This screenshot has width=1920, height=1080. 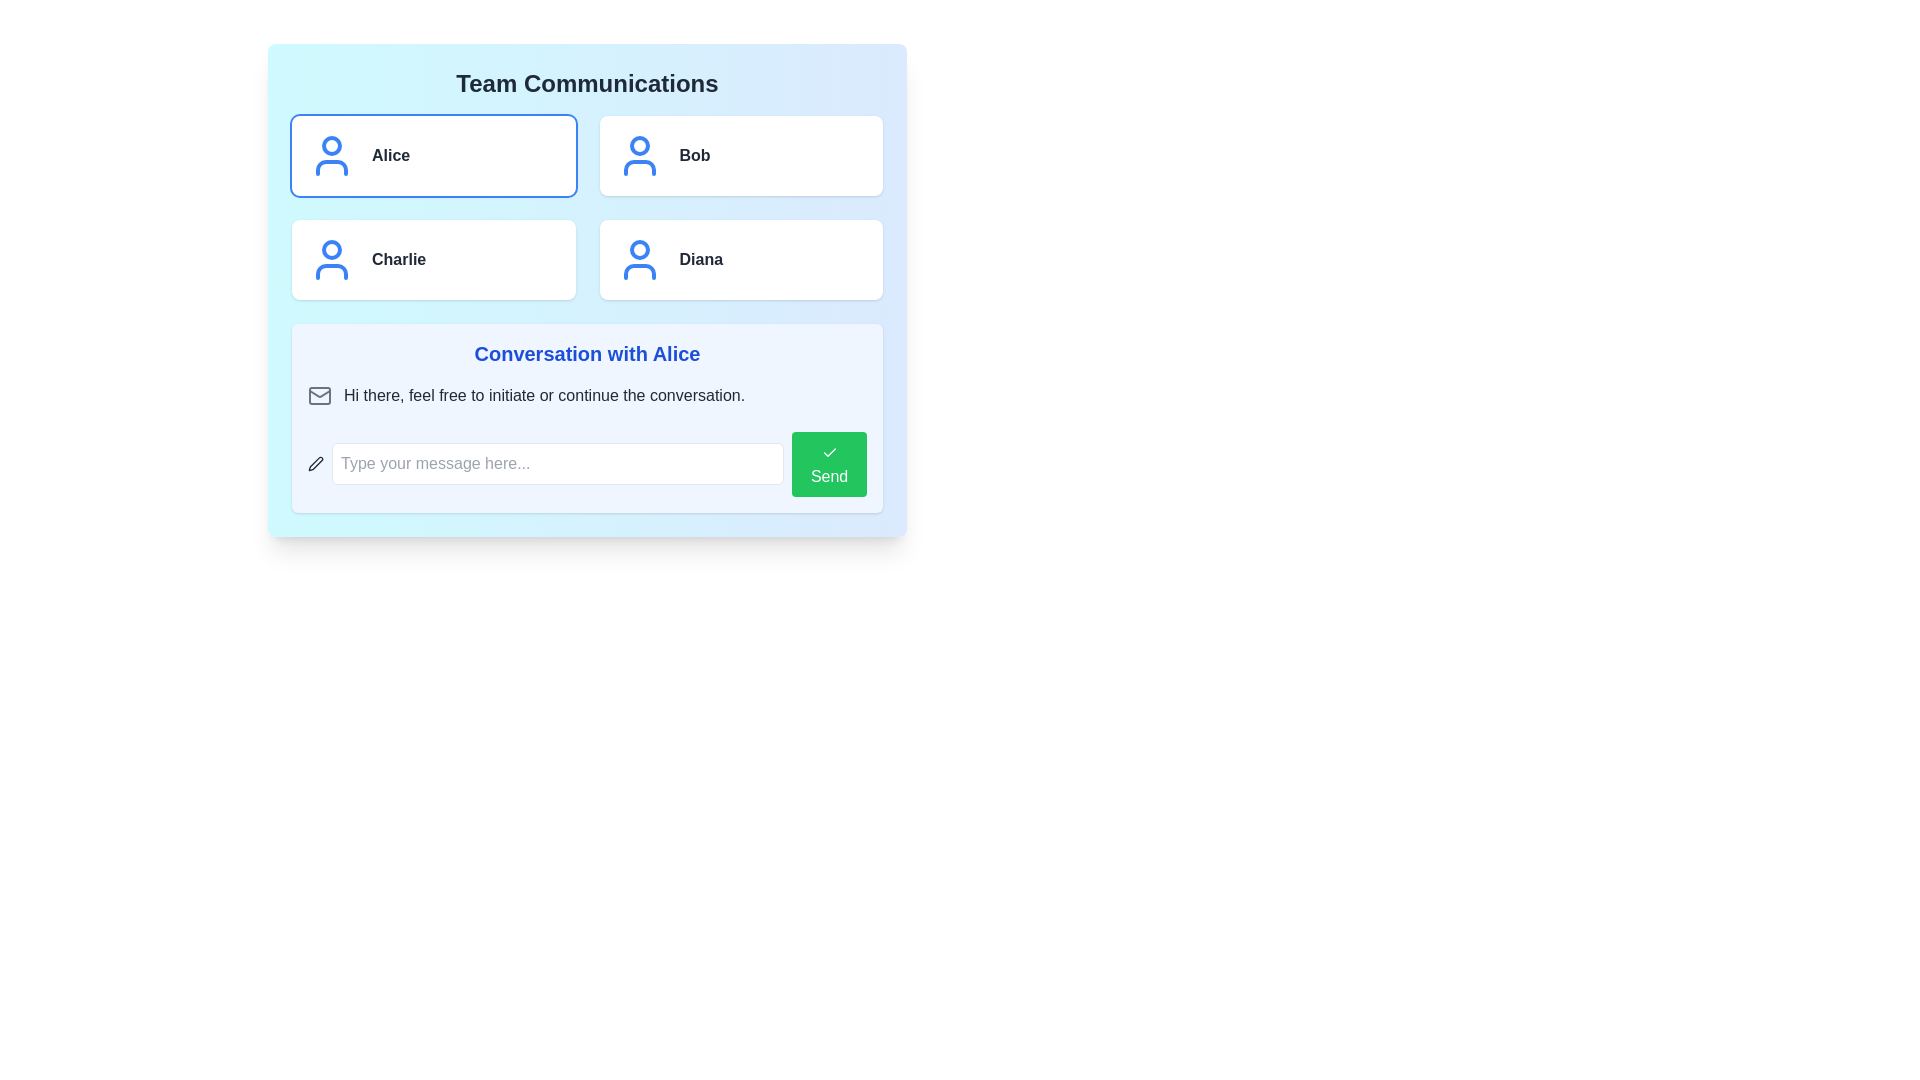 I want to click on the decorative SVG circle component located at the top section of the user avatar icon, so click(x=638, y=249).